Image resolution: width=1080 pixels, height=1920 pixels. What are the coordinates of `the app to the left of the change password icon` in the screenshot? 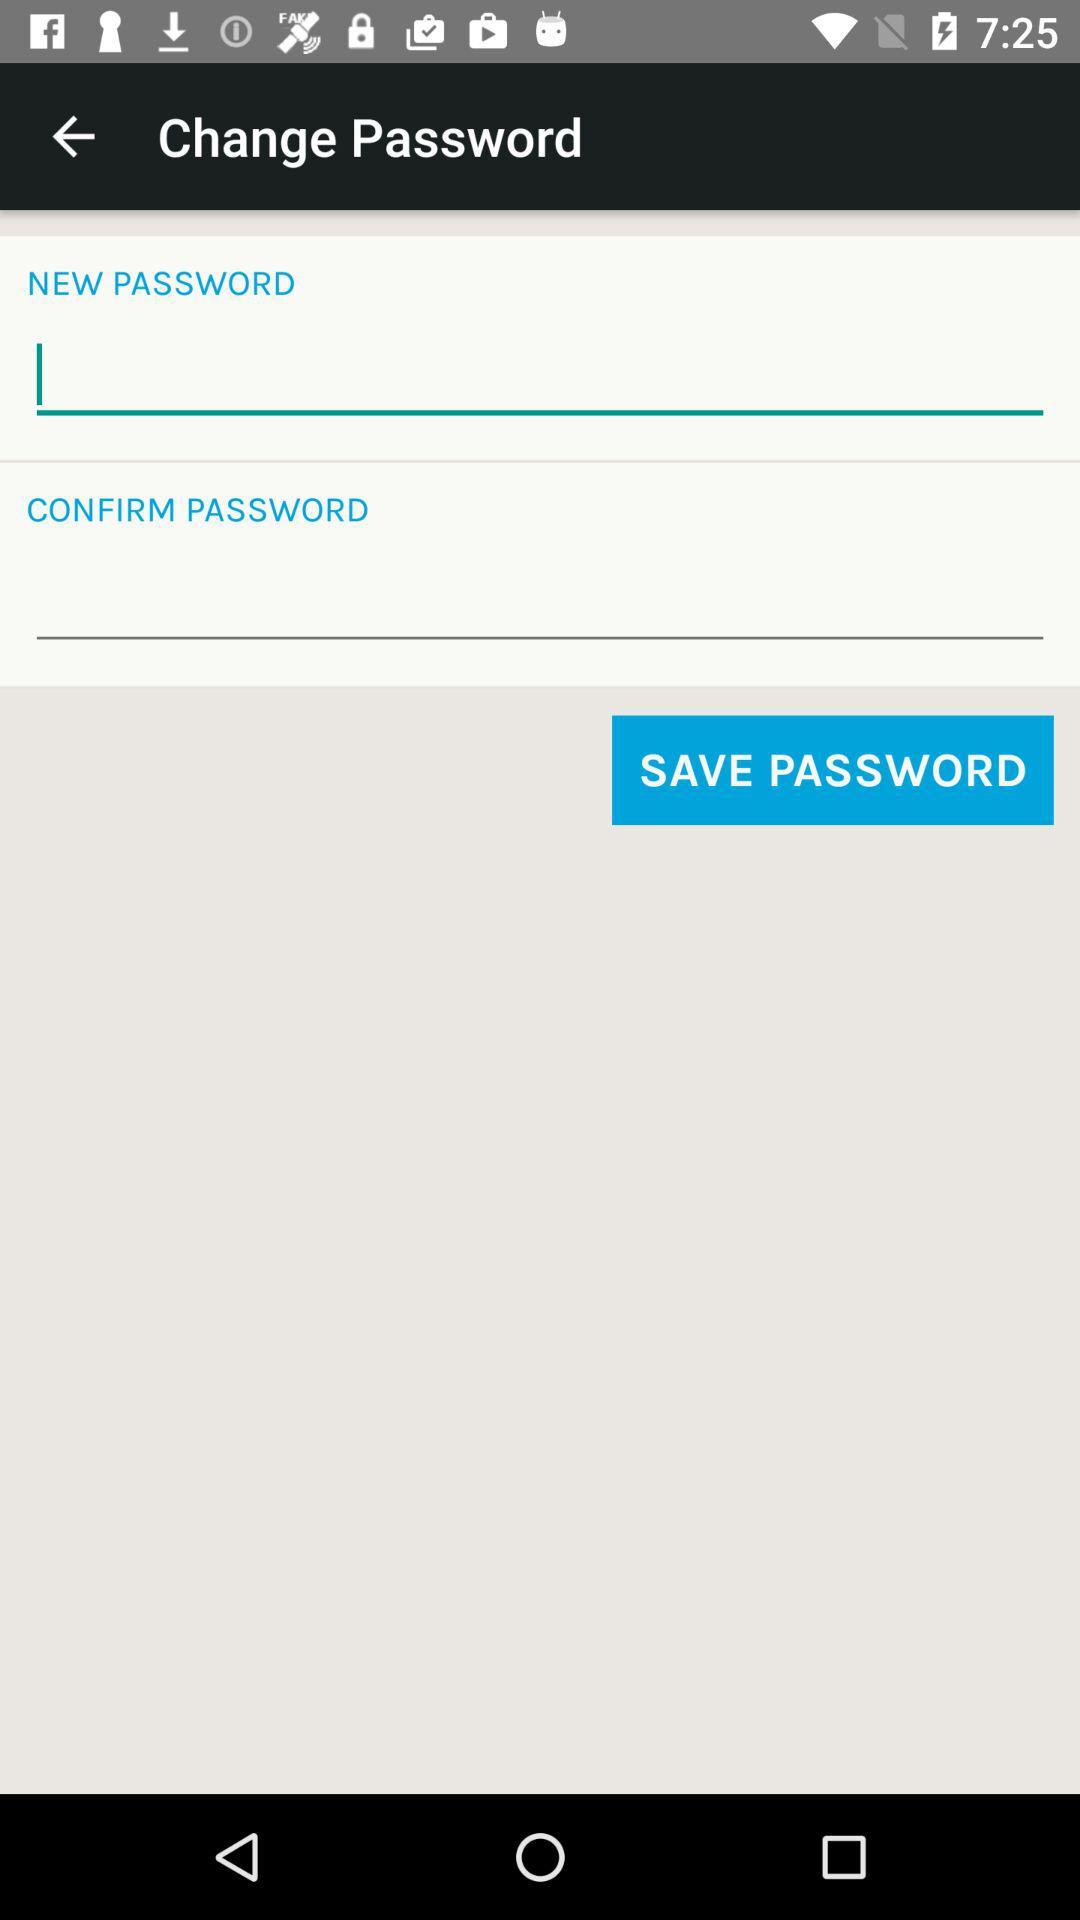 It's located at (72, 135).